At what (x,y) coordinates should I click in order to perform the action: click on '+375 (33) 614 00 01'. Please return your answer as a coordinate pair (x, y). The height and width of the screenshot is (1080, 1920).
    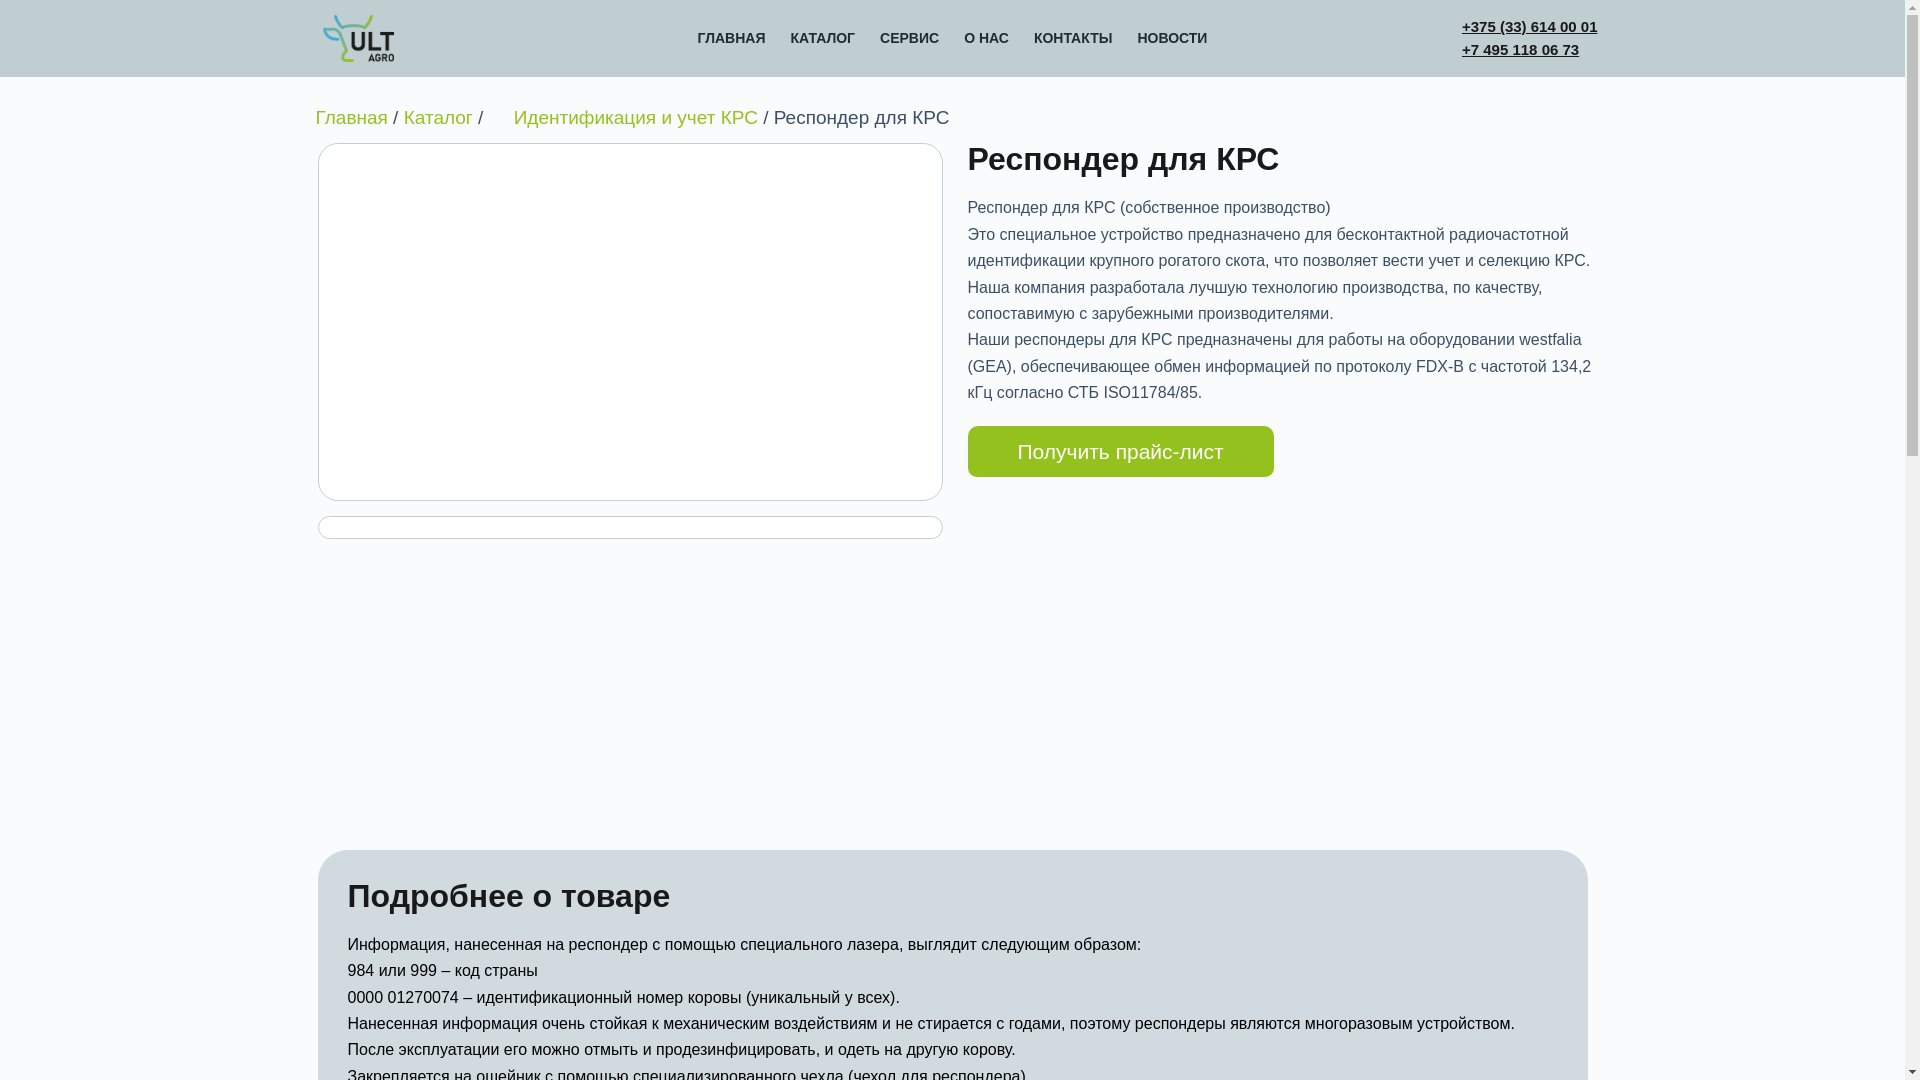
    Looking at the image, I should click on (1462, 26).